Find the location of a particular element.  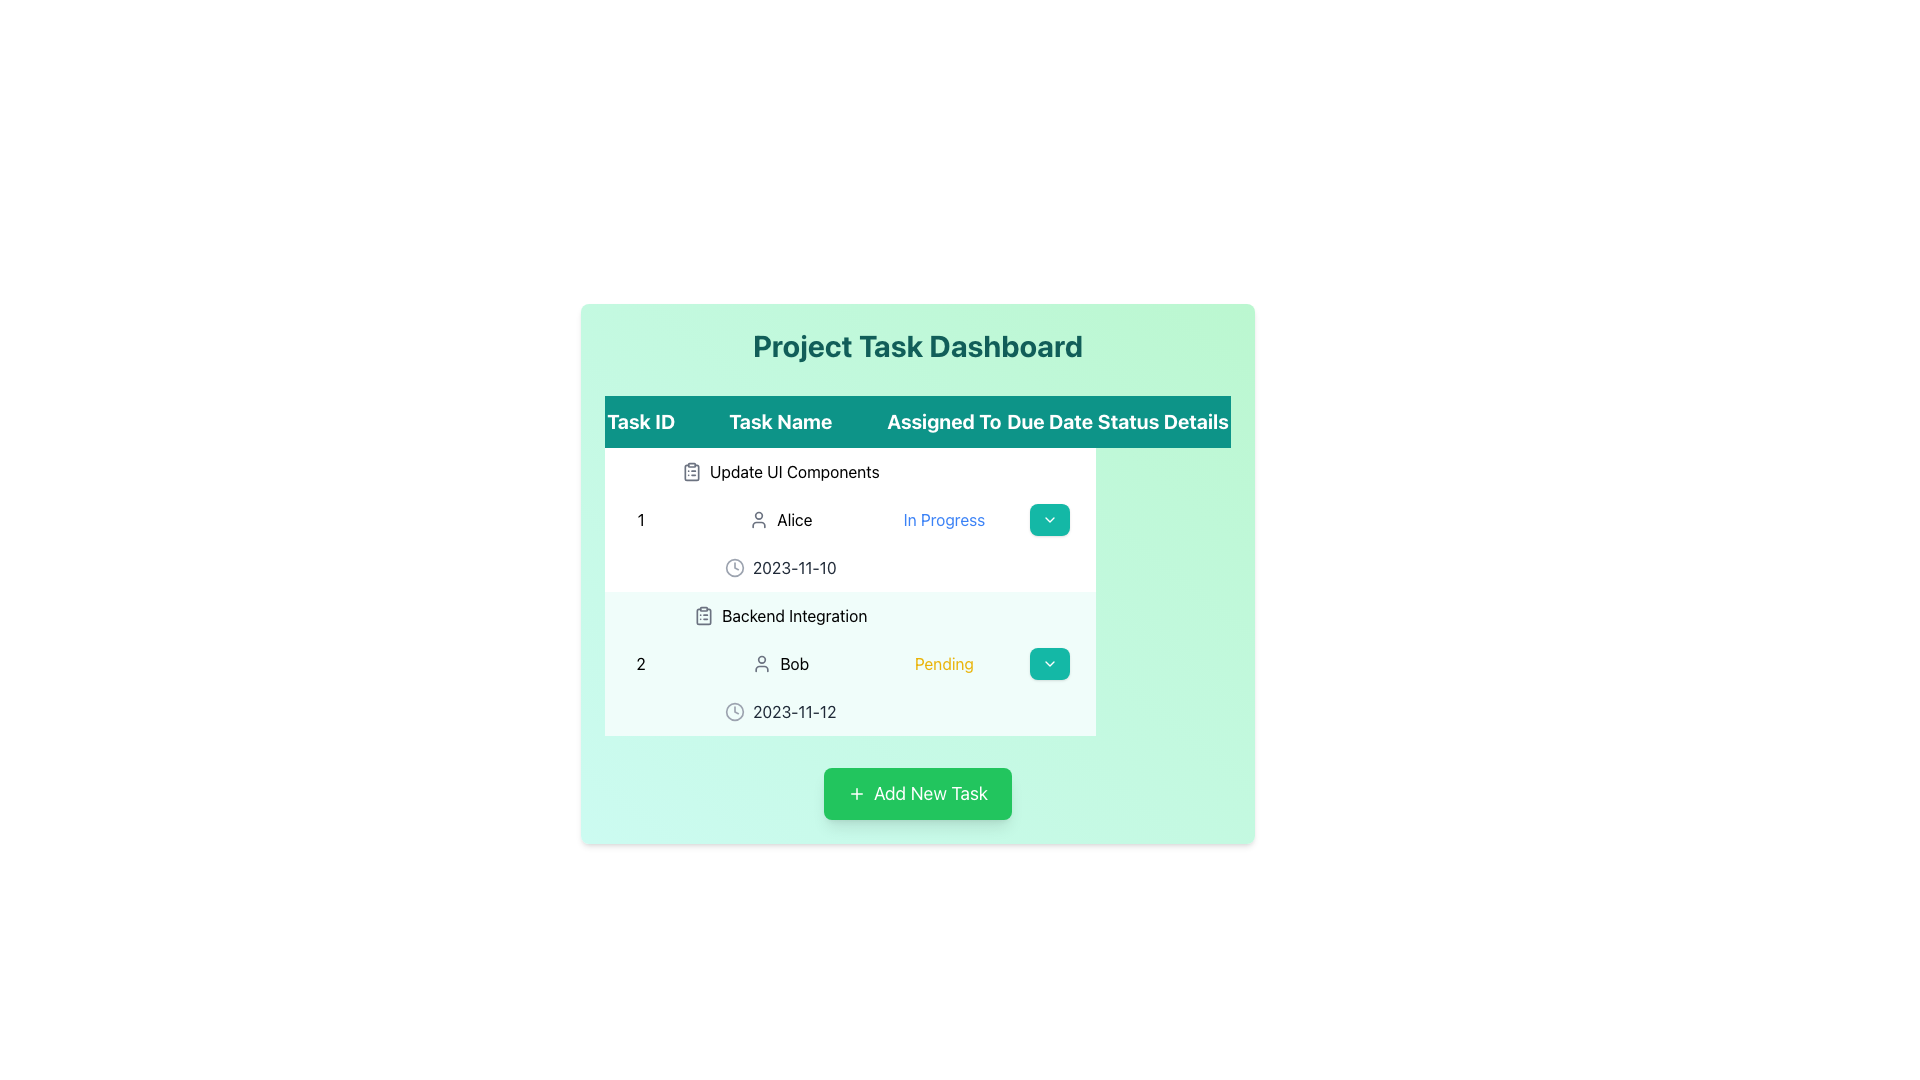

the text label displaying 'Alice' in the 'Assigned To' column of the table, which is positioned to the right of the user icon is located at coordinates (793, 519).